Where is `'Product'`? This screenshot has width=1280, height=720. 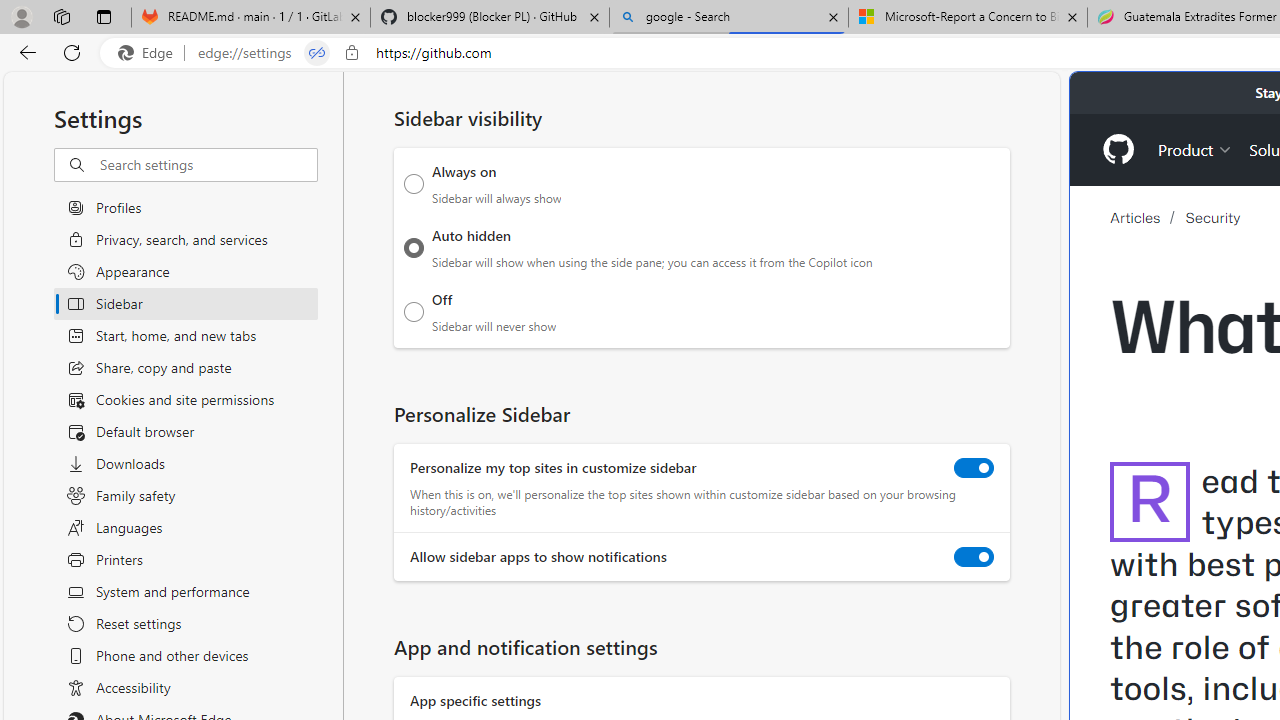
'Product' is located at coordinates (1195, 148).